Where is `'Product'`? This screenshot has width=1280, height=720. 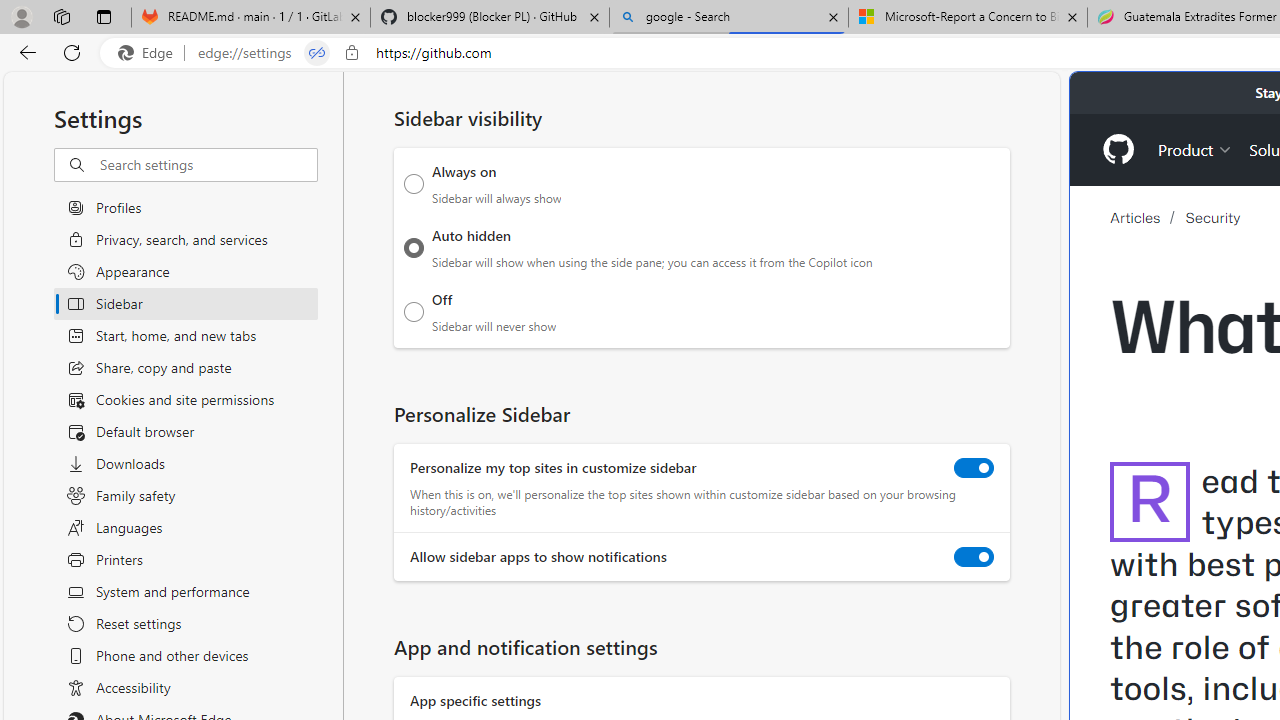
'Product' is located at coordinates (1195, 148).